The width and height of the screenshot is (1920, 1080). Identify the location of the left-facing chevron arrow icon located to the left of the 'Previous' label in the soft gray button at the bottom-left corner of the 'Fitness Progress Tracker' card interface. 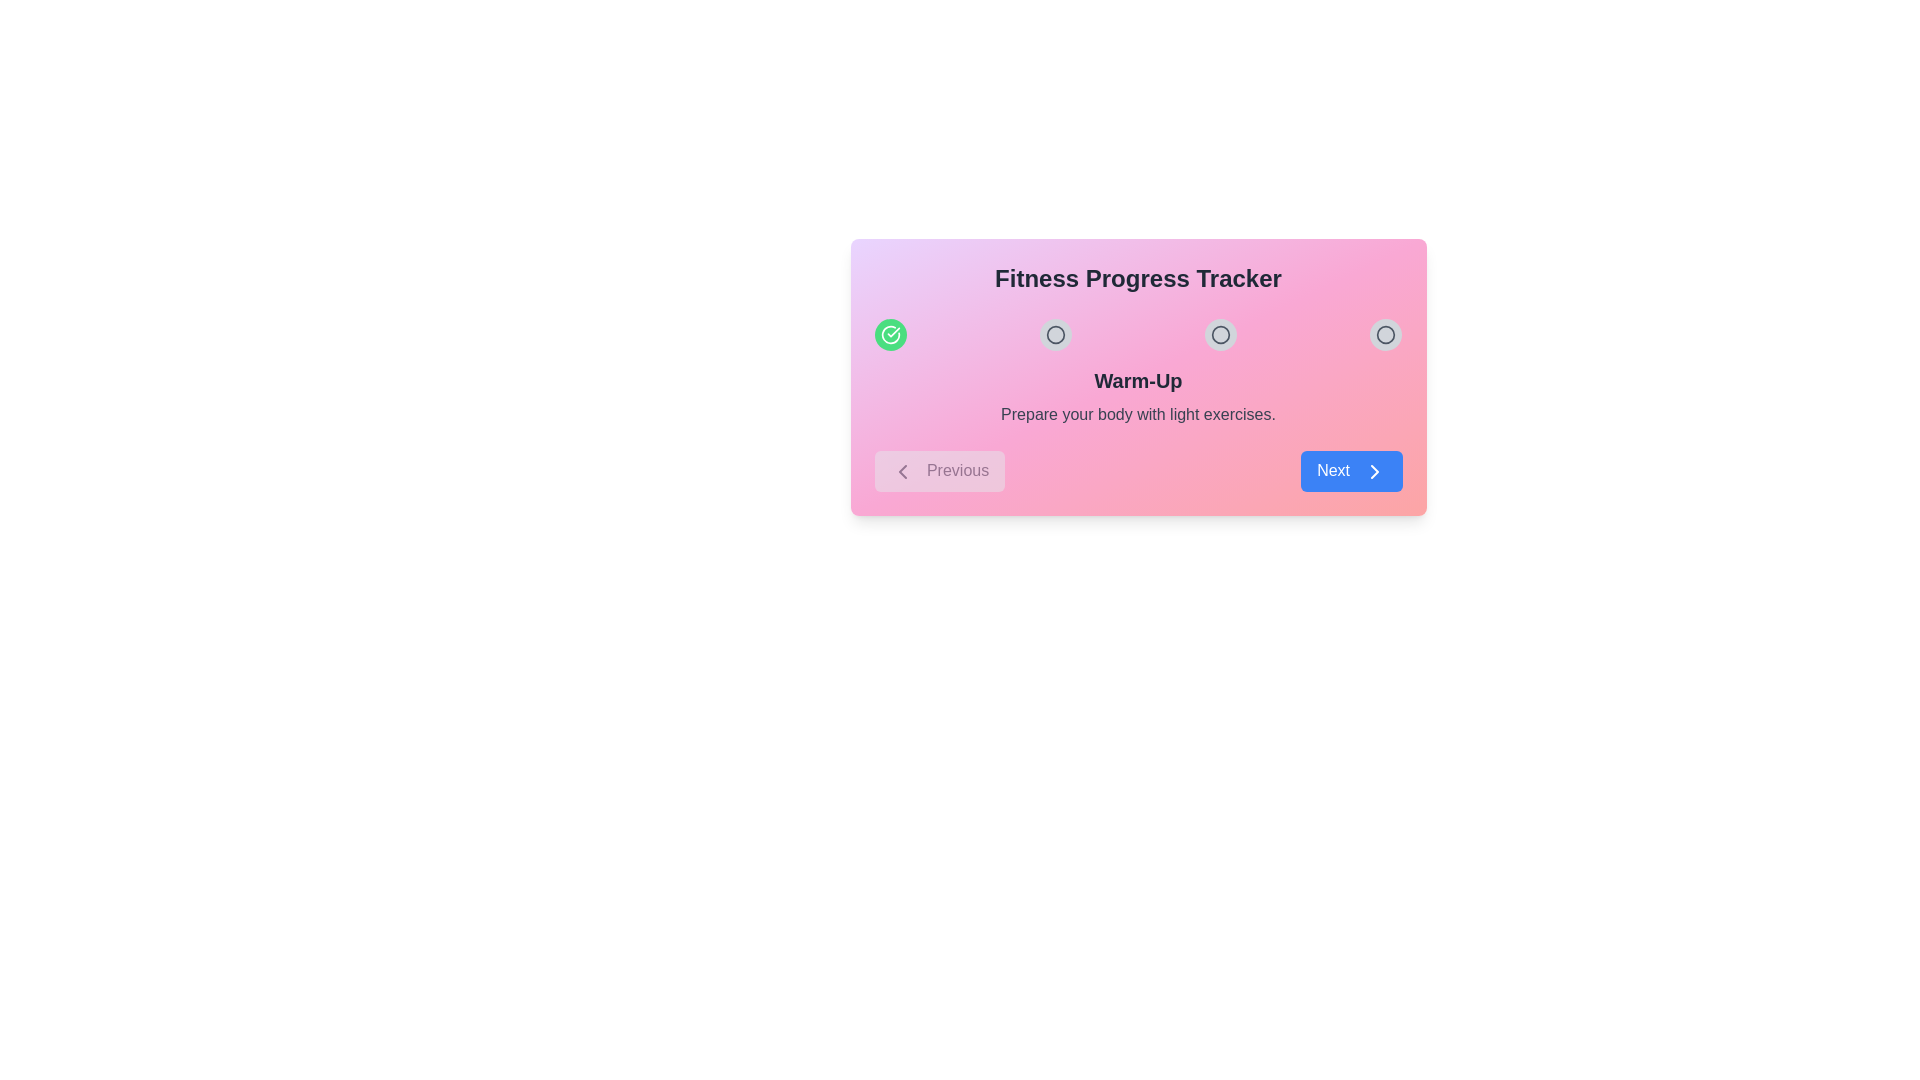
(901, 471).